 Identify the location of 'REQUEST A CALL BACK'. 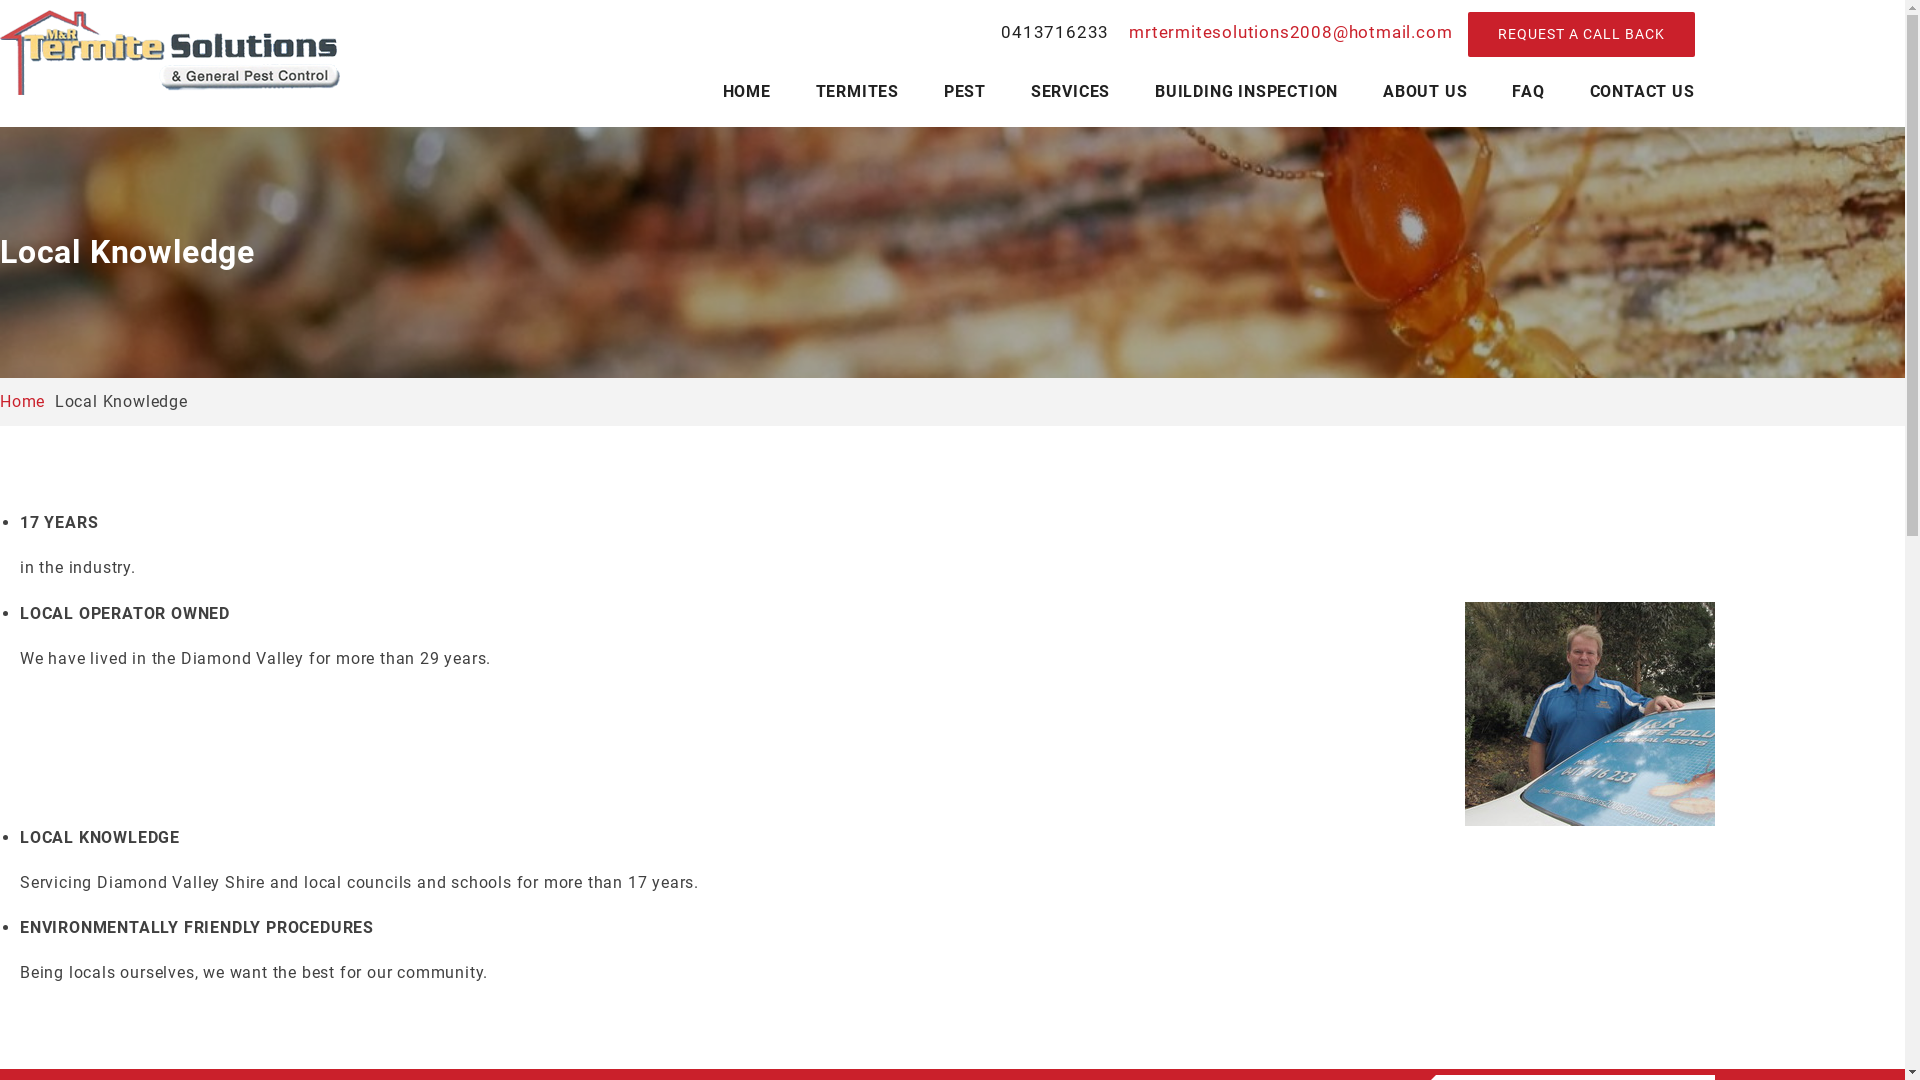
(1580, 34).